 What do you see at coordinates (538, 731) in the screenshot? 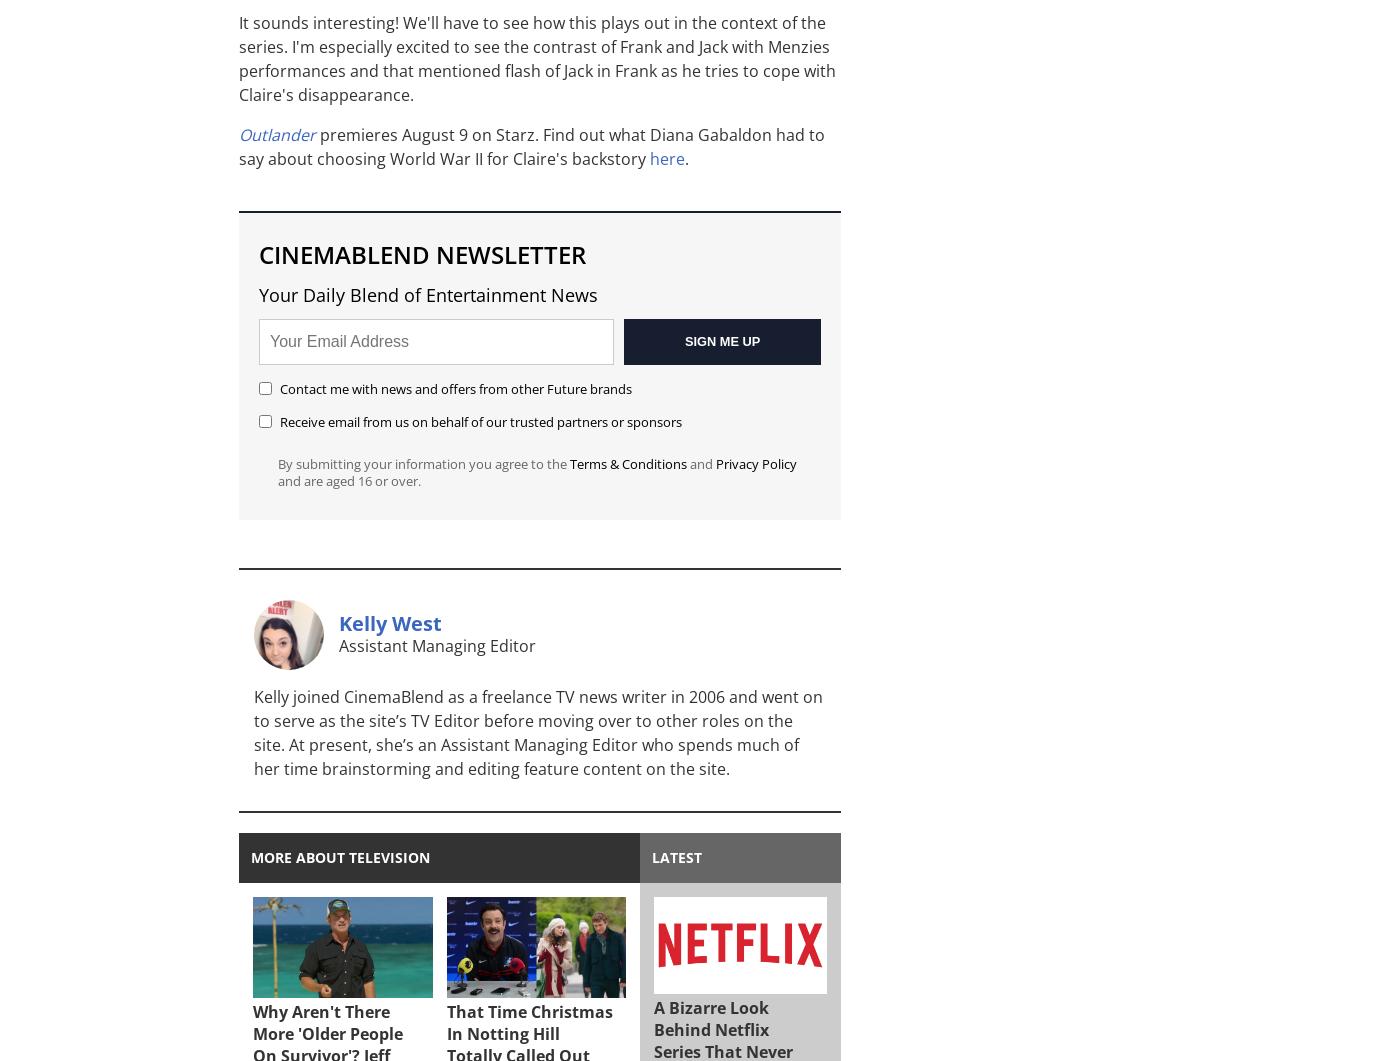
I see `'Kelly joined CinemaBlend as a freelance TV news writer in 2006 and went on to serve as the site’s TV Editor before moving over to other roles on the site. At present, she’s an Assistant Managing Editor who spends much of her time brainstorming and editing feature content on the site.'` at bounding box center [538, 731].